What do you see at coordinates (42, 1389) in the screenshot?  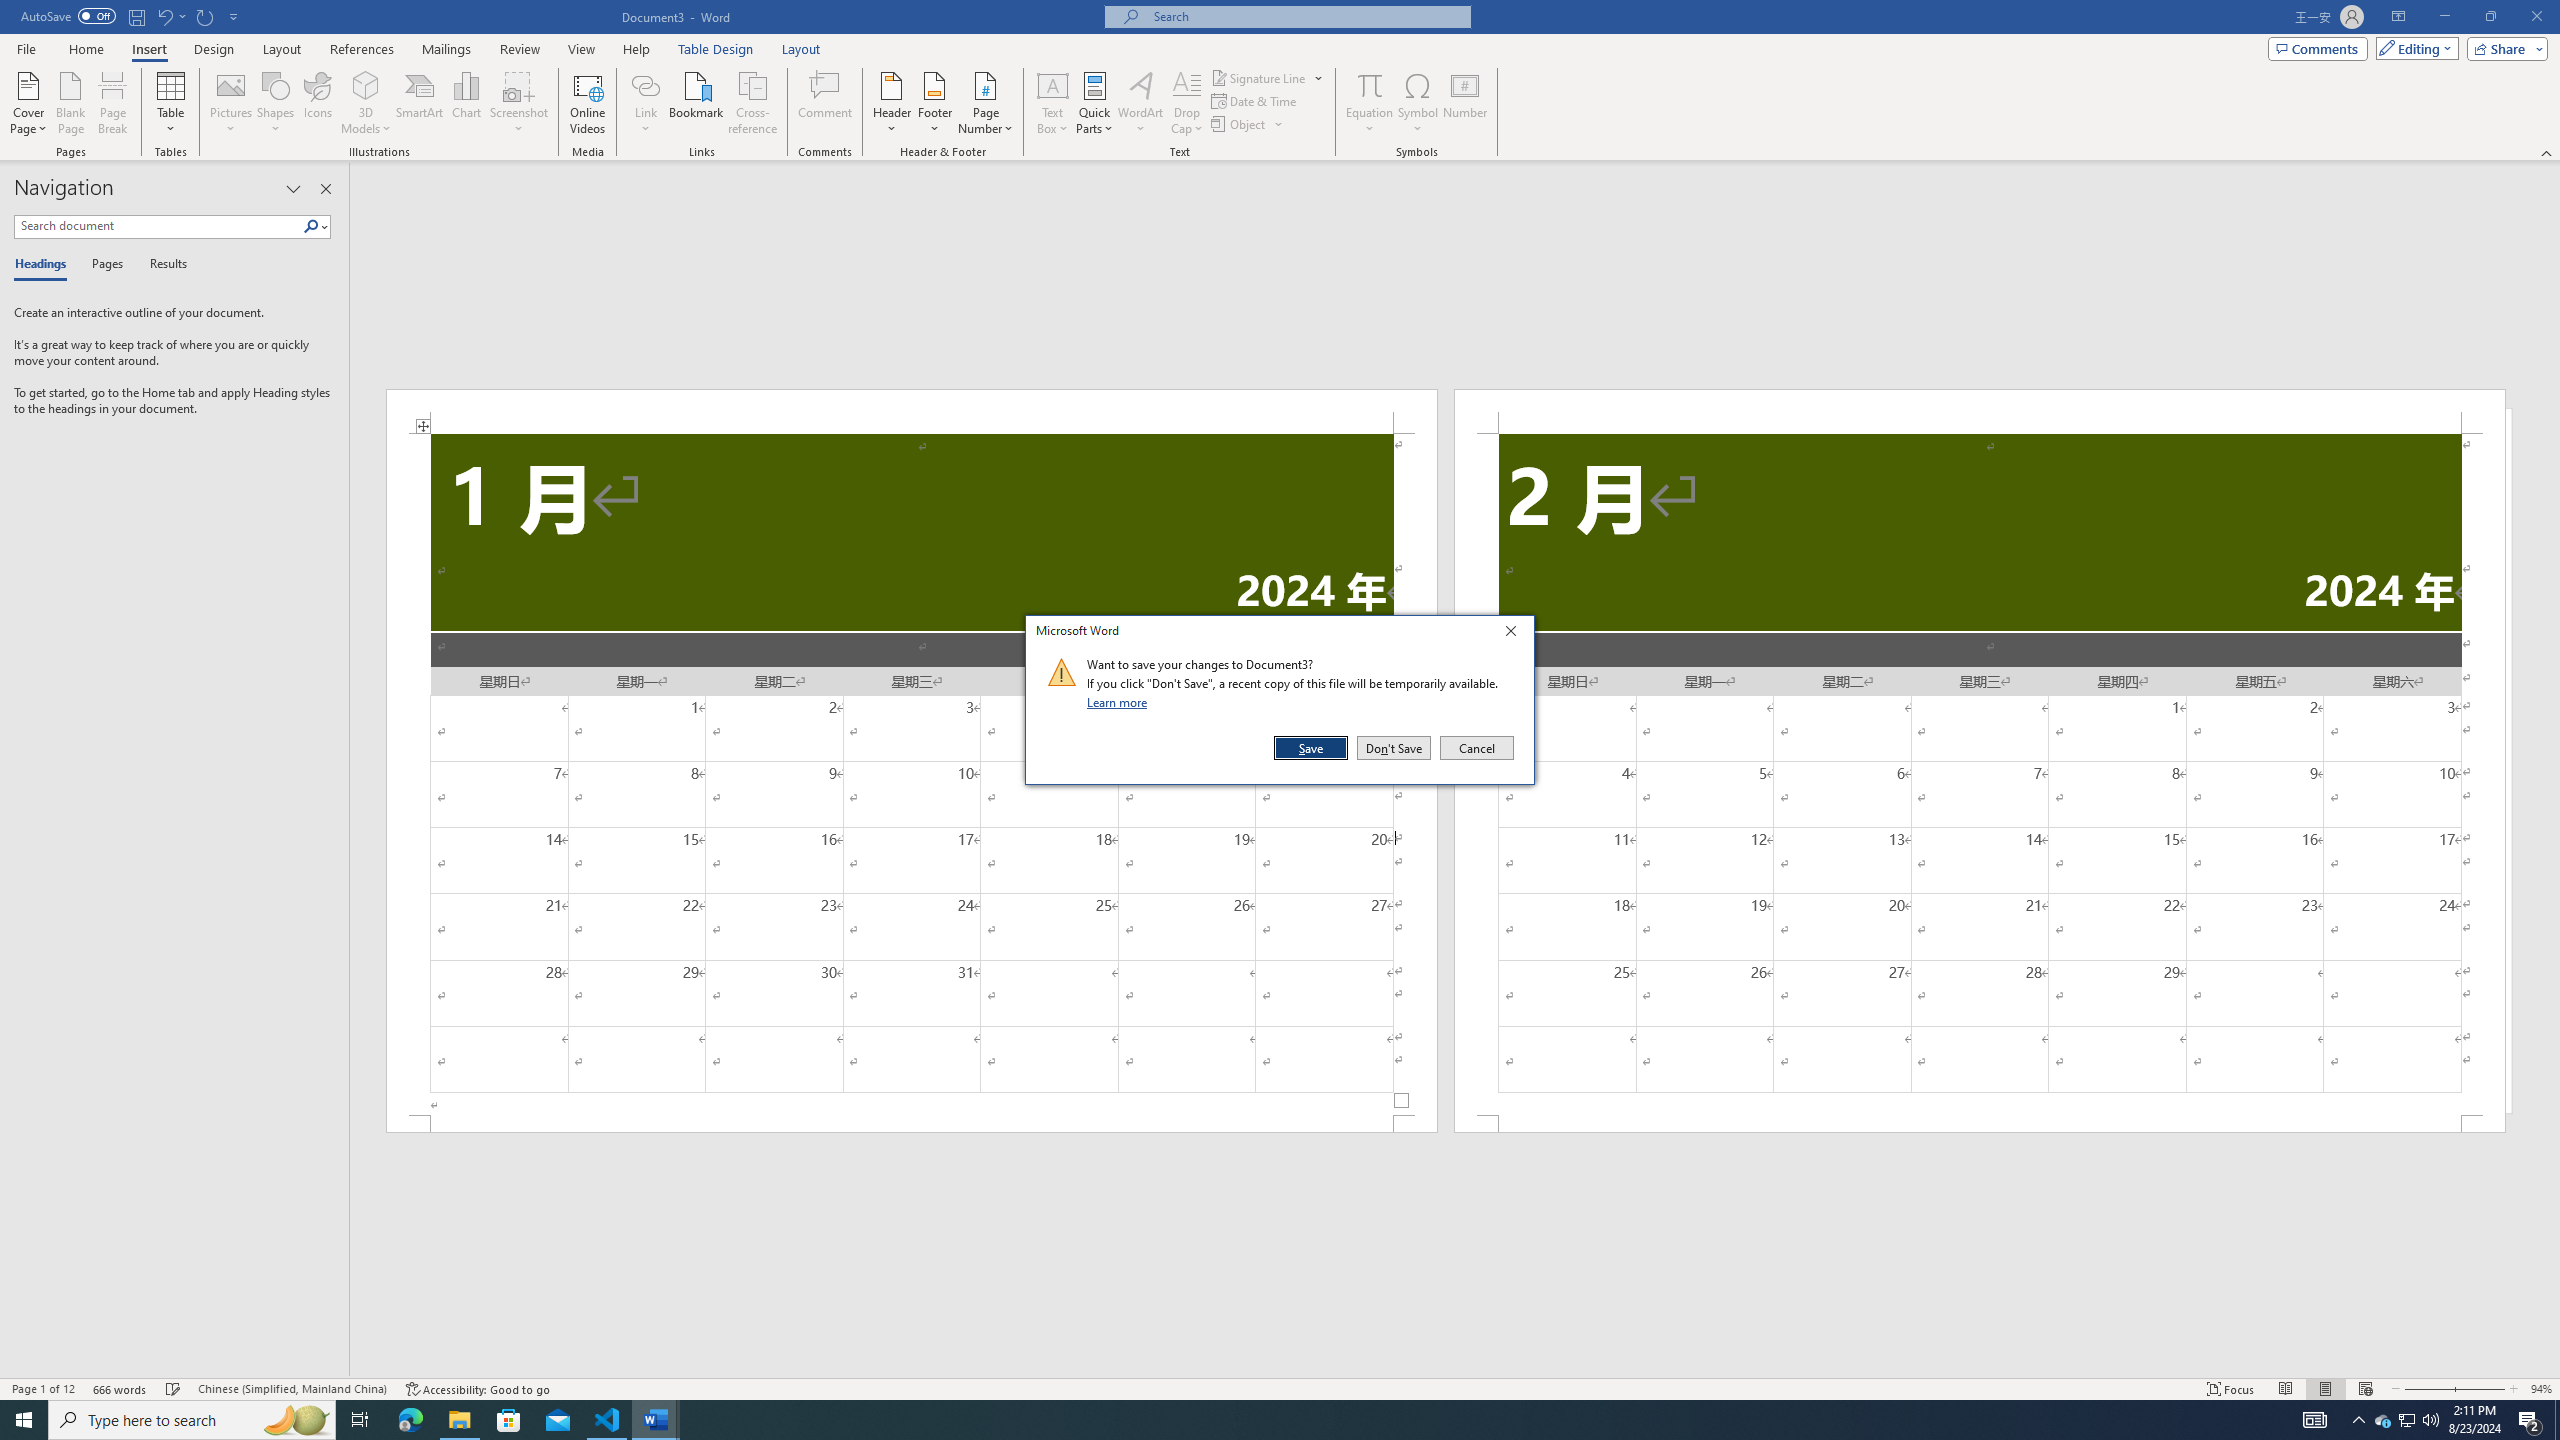 I see `'Spelling and Grammar Check Checking'` at bounding box center [42, 1389].